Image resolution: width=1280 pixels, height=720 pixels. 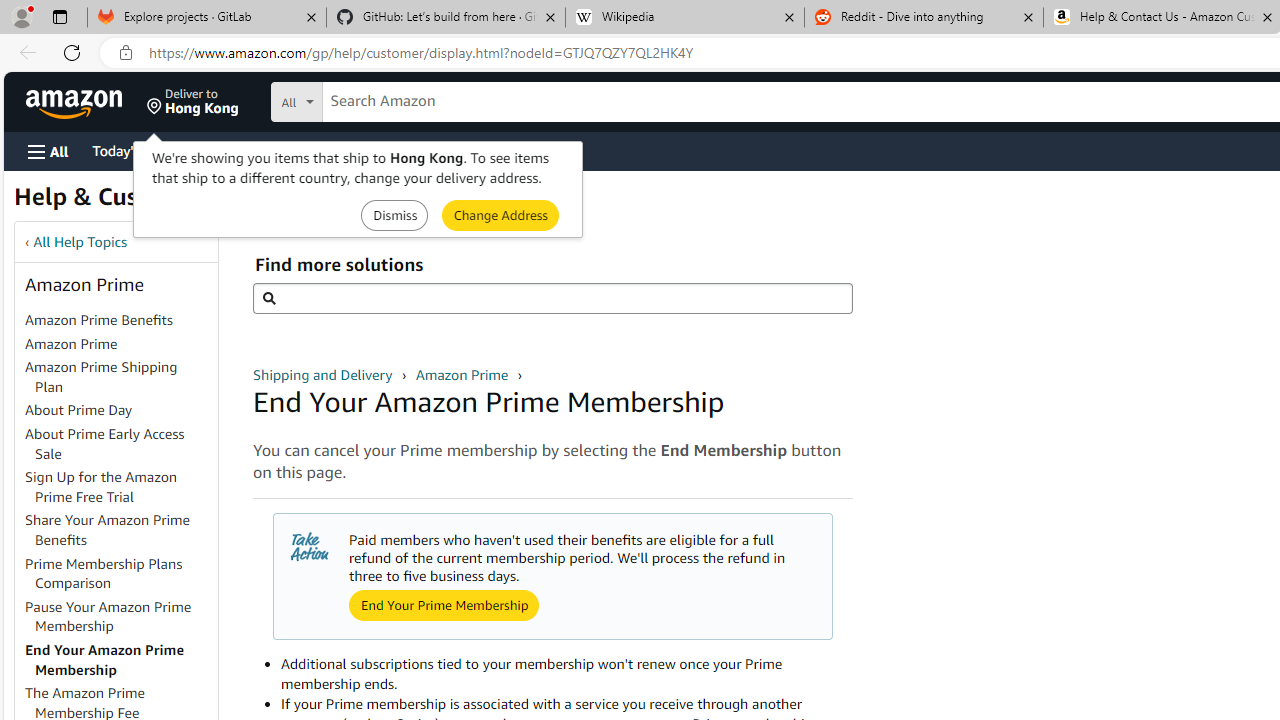 What do you see at coordinates (48, 150) in the screenshot?
I see `'Open Menu'` at bounding box center [48, 150].